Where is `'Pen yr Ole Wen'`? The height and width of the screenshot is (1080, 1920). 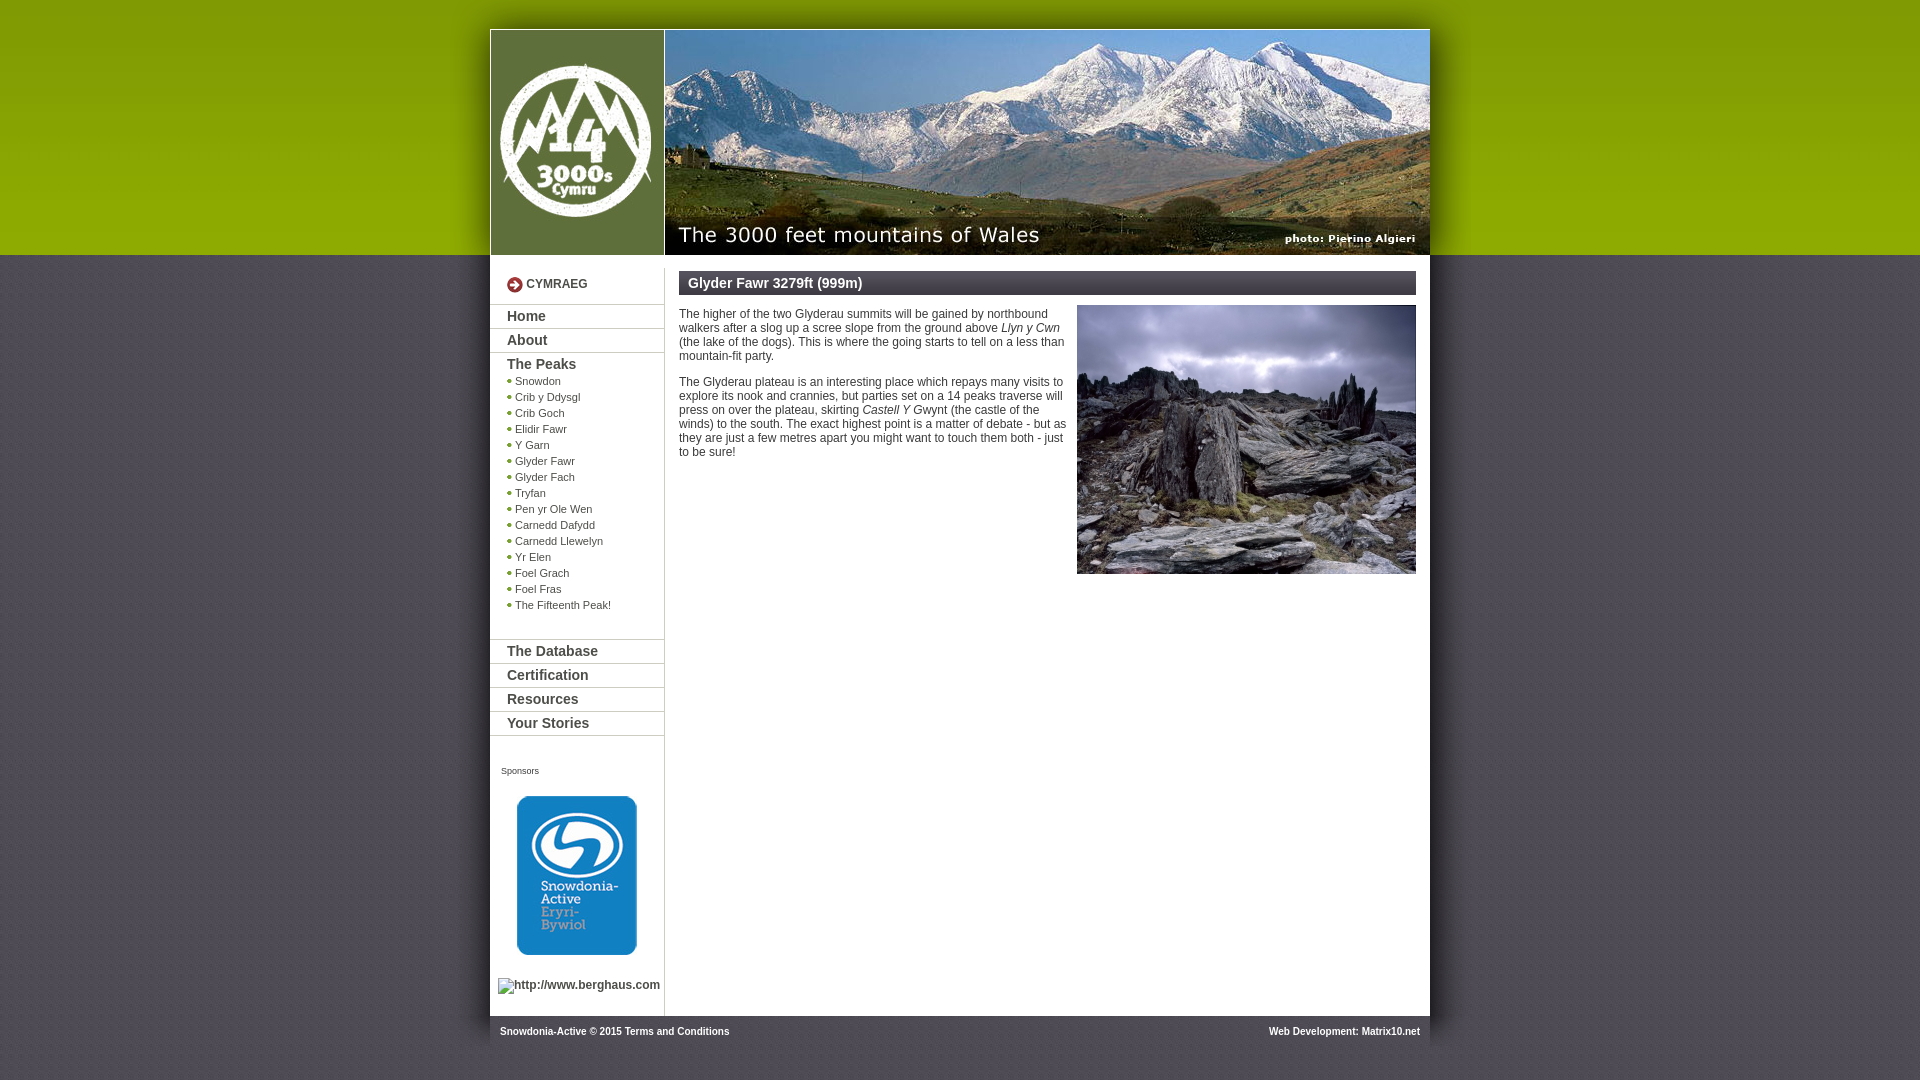
'Pen yr Ole Wen' is located at coordinates (584, 508).